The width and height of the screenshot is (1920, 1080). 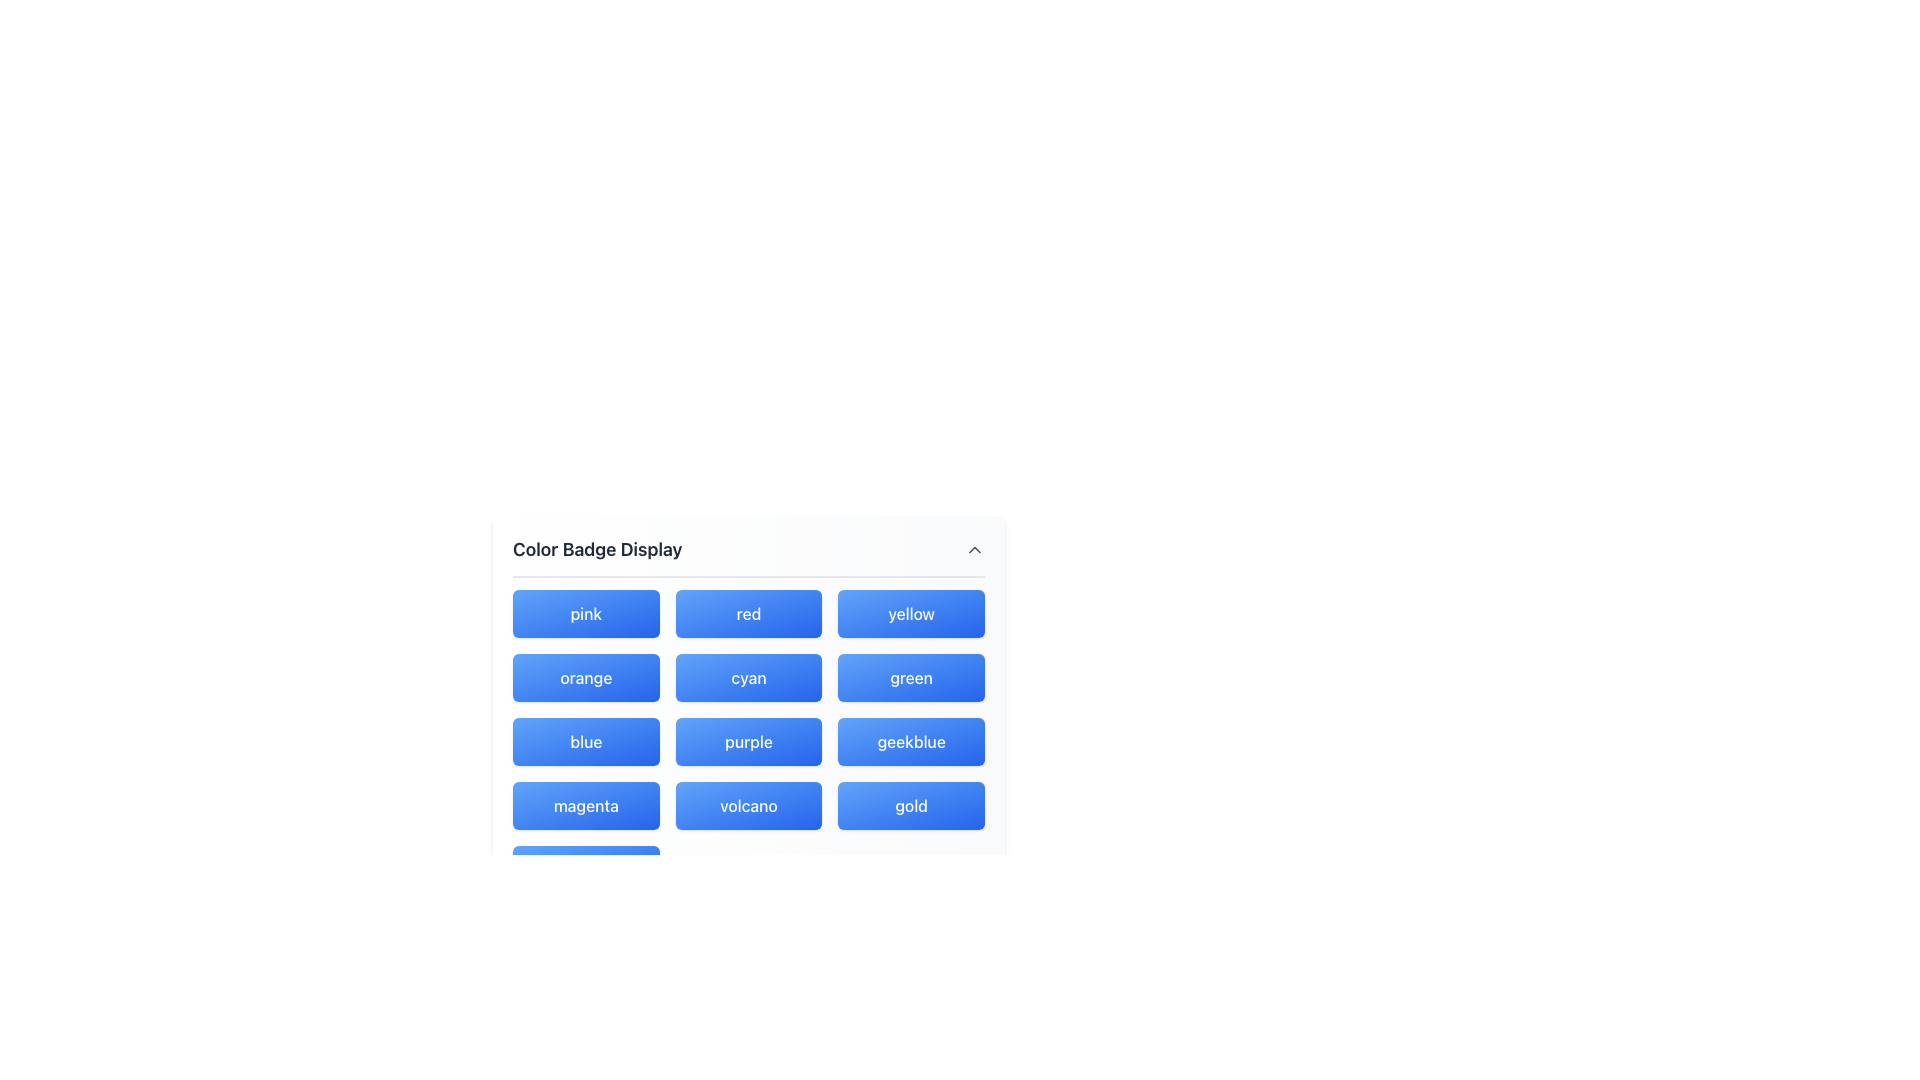 I want to click on the informational button labeled 'magenta', located in the fourth row and first column of the grid, positioned below the 'blue' button and above the 'lime' button, so click(x=585, y=805).